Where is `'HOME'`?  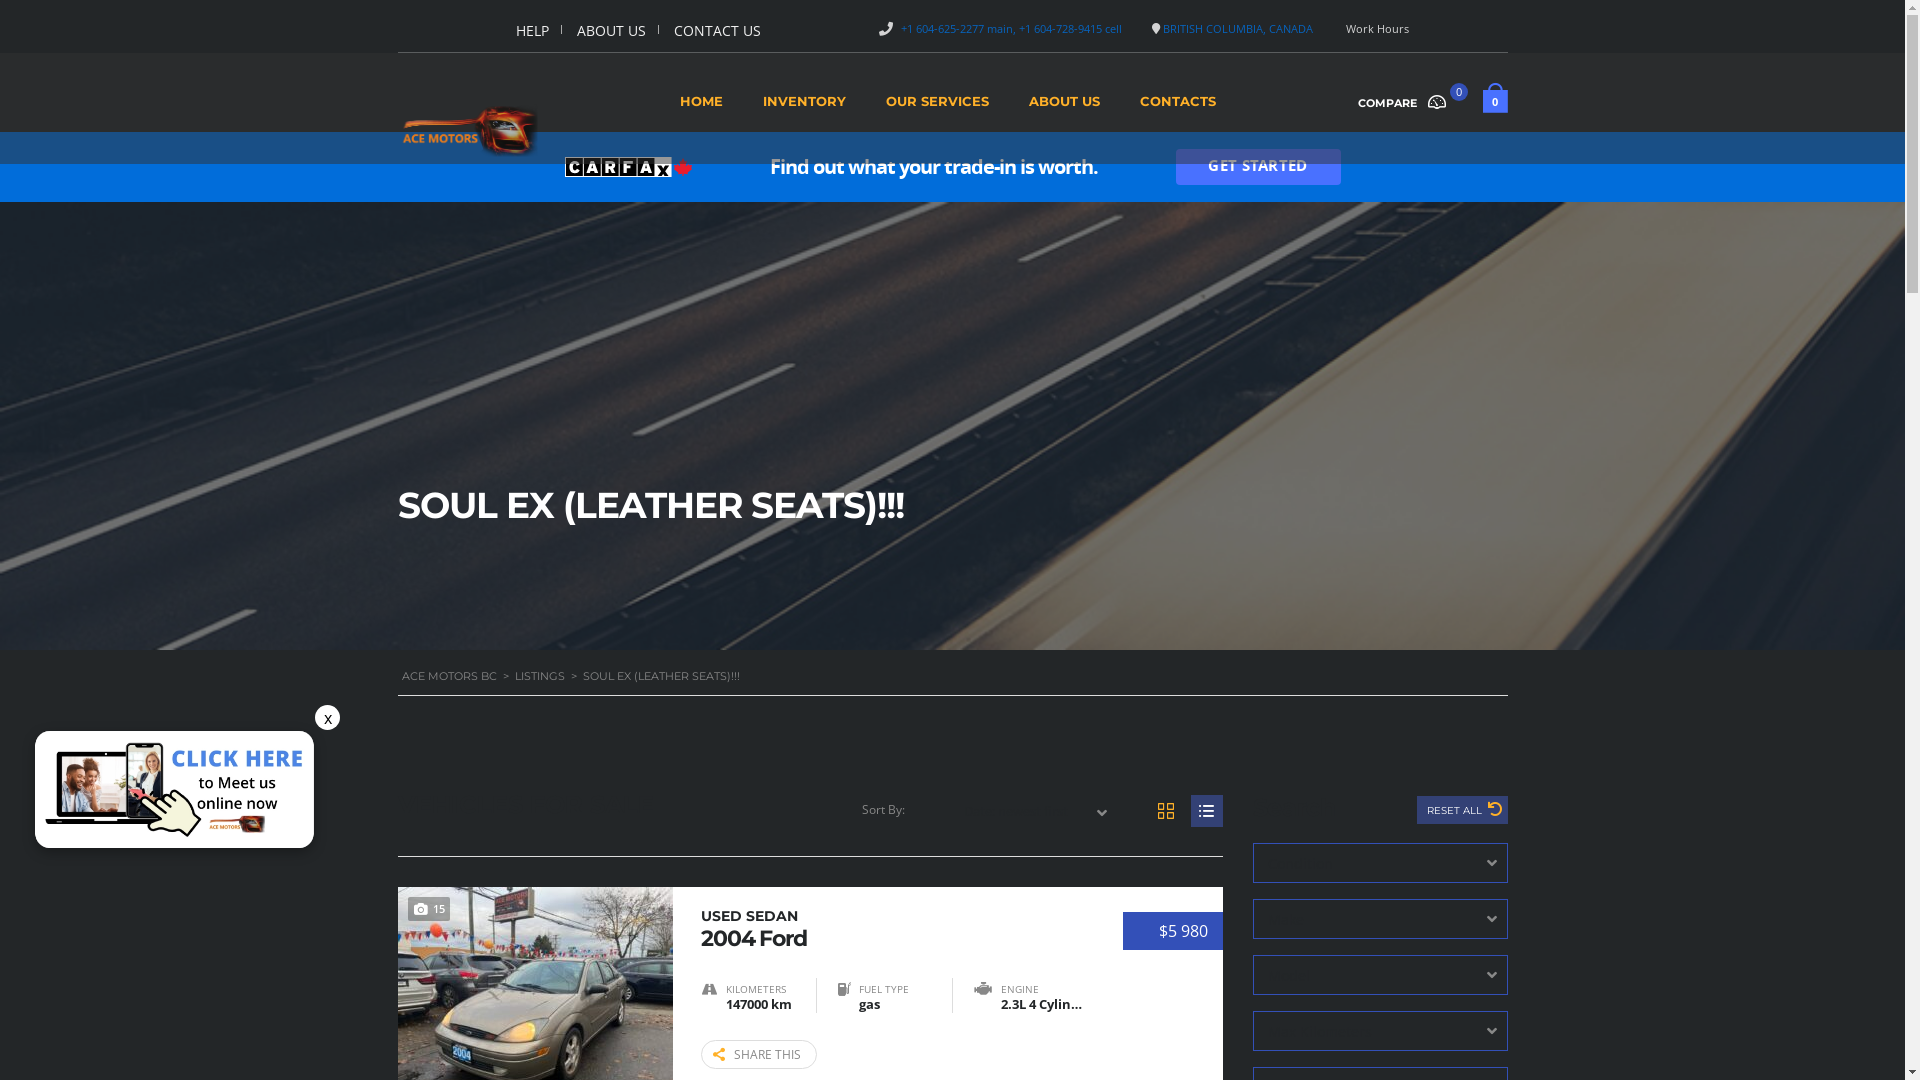
'HOME' is located at coordinates (701, 107).